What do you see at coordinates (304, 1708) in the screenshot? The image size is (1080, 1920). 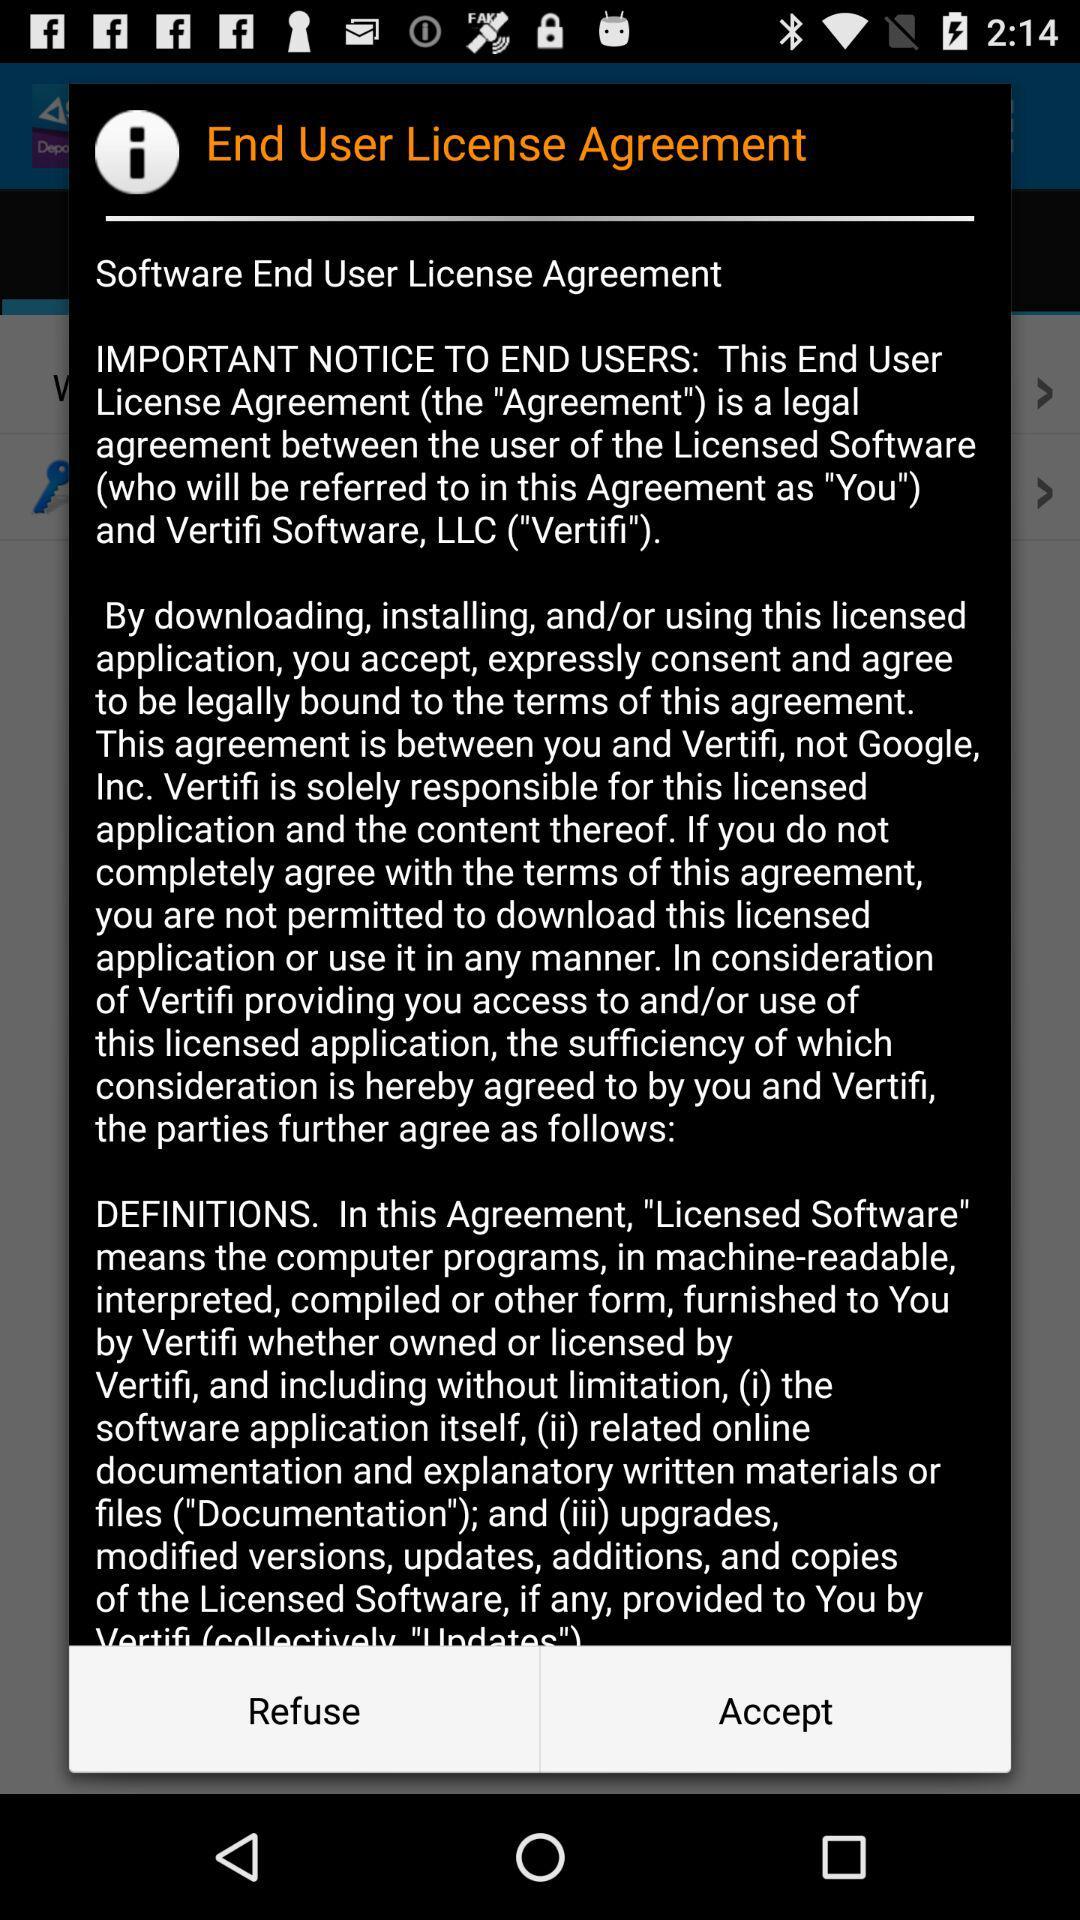 I see `the refuse` at bounding box center [304, 1708].